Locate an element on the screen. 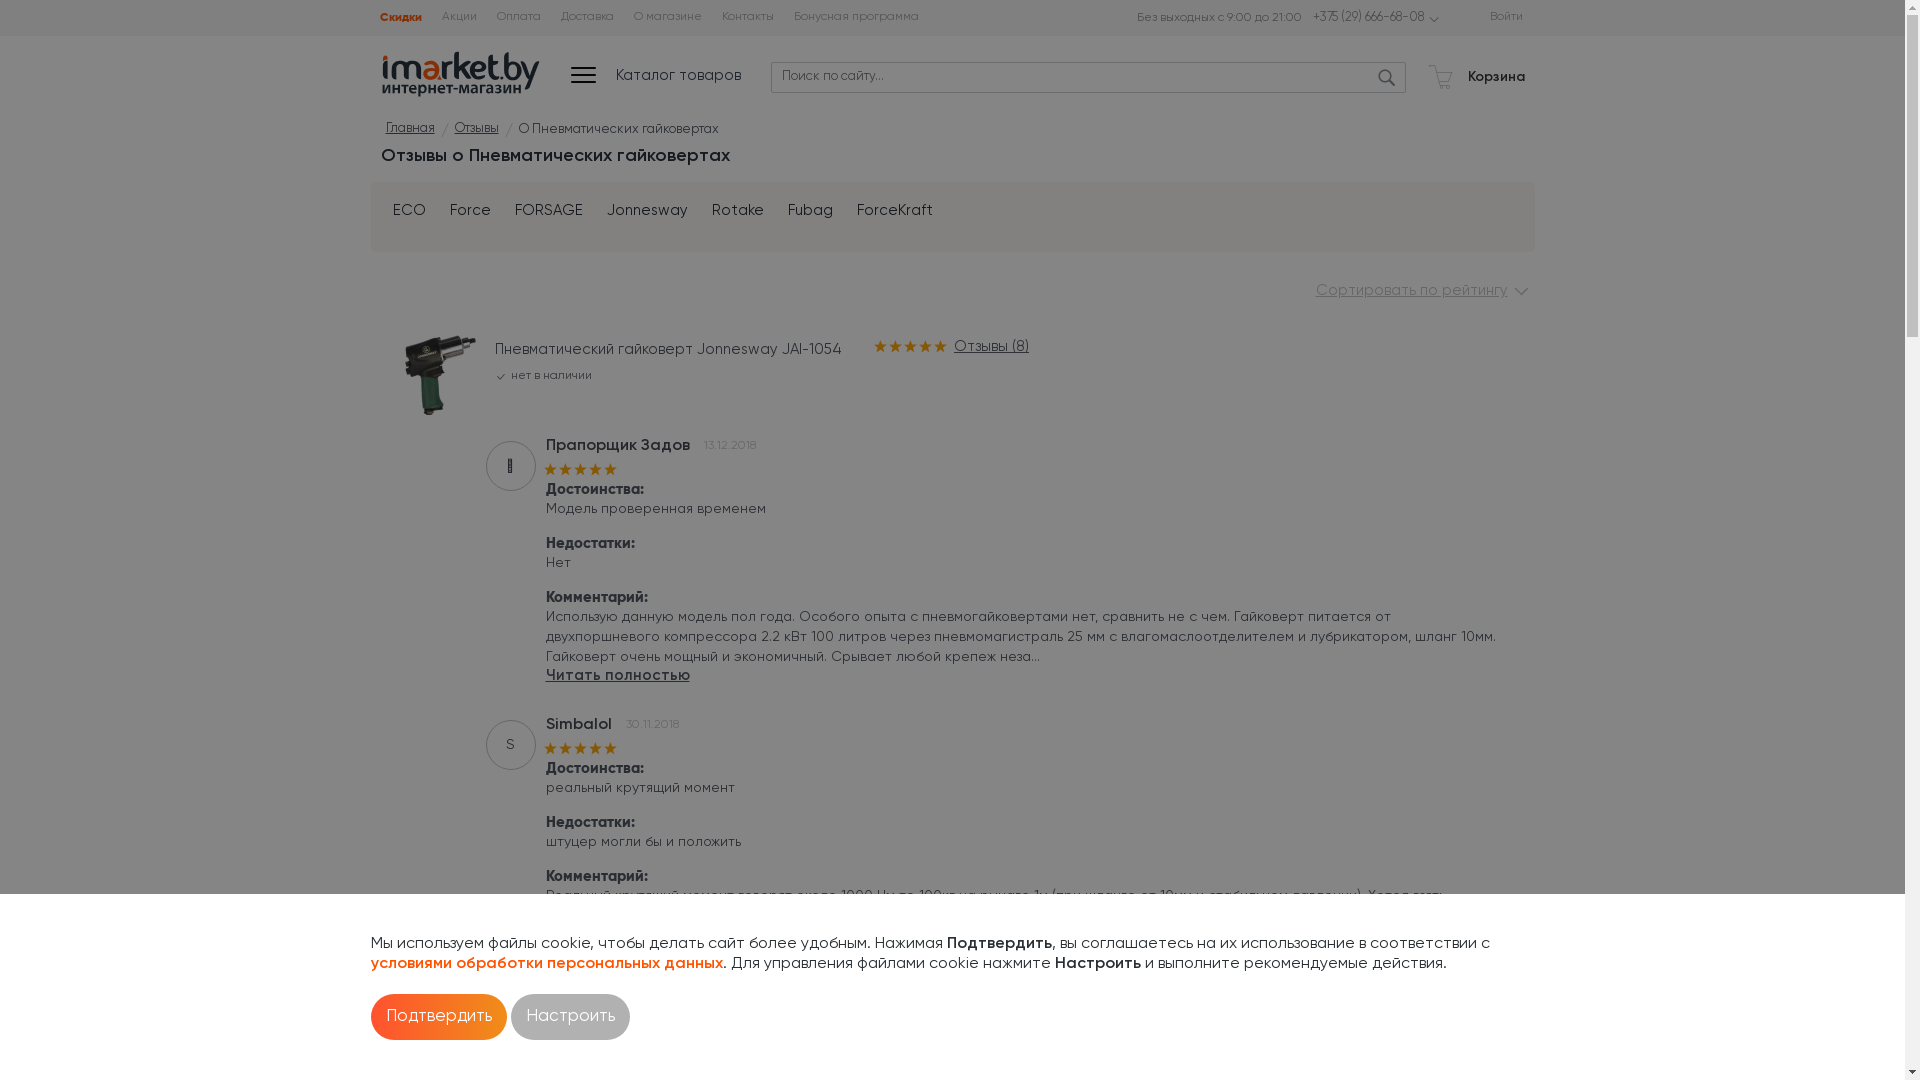  'ForceKraft' is located at coordinates (892, 211).